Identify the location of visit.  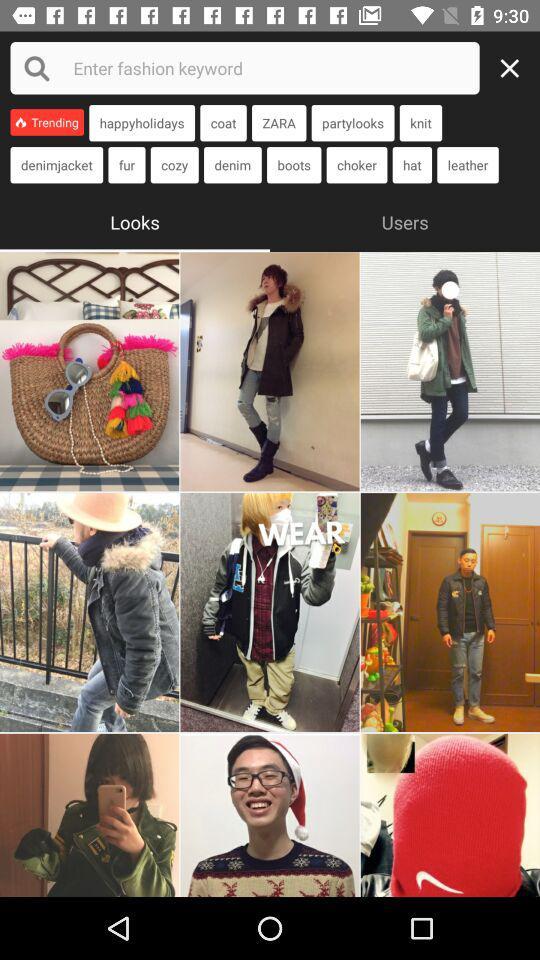
(88, 611).